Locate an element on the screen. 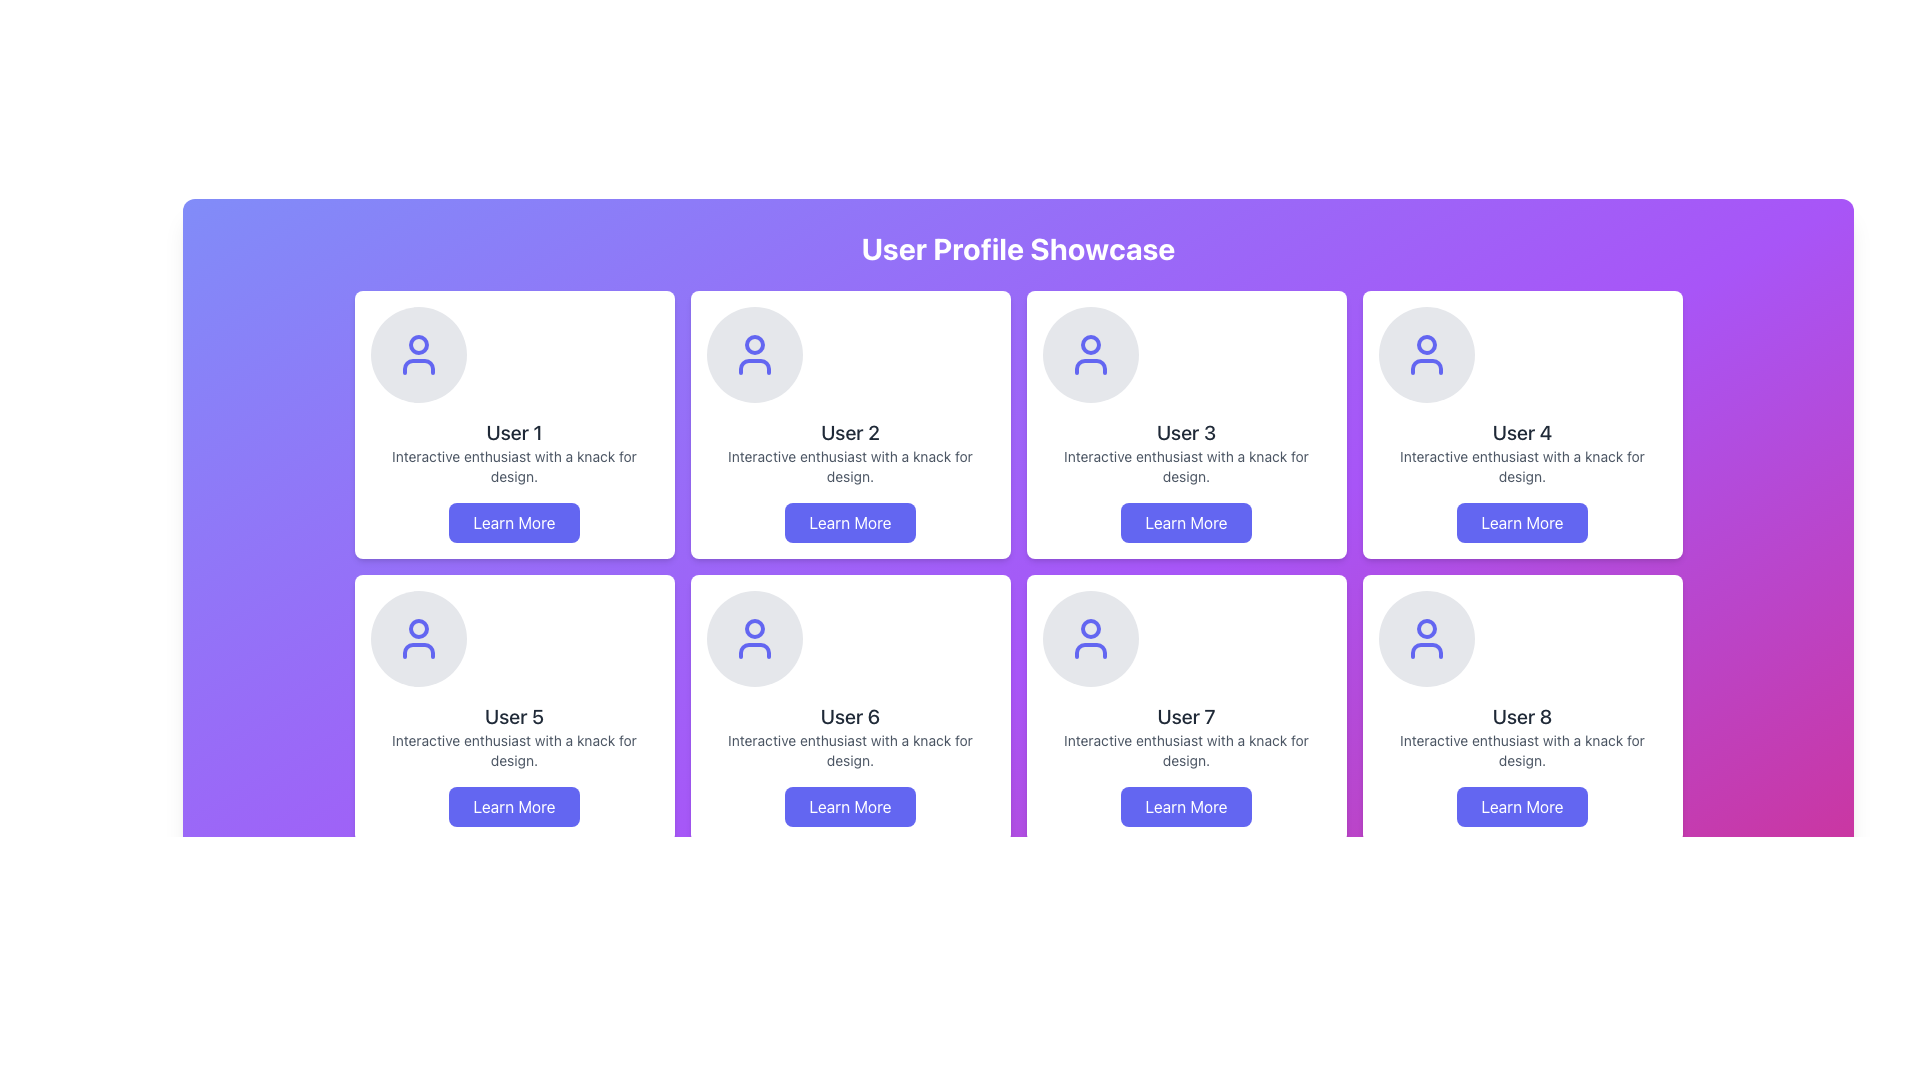 This screenshot has width=1920, height=1080. the user profile SVG icon, which is a circular head and shoulders silhouette in vibrant indigo, located in the second row, second column of the grid layout above the 'User 6' card is located at coordinates (753, 639).